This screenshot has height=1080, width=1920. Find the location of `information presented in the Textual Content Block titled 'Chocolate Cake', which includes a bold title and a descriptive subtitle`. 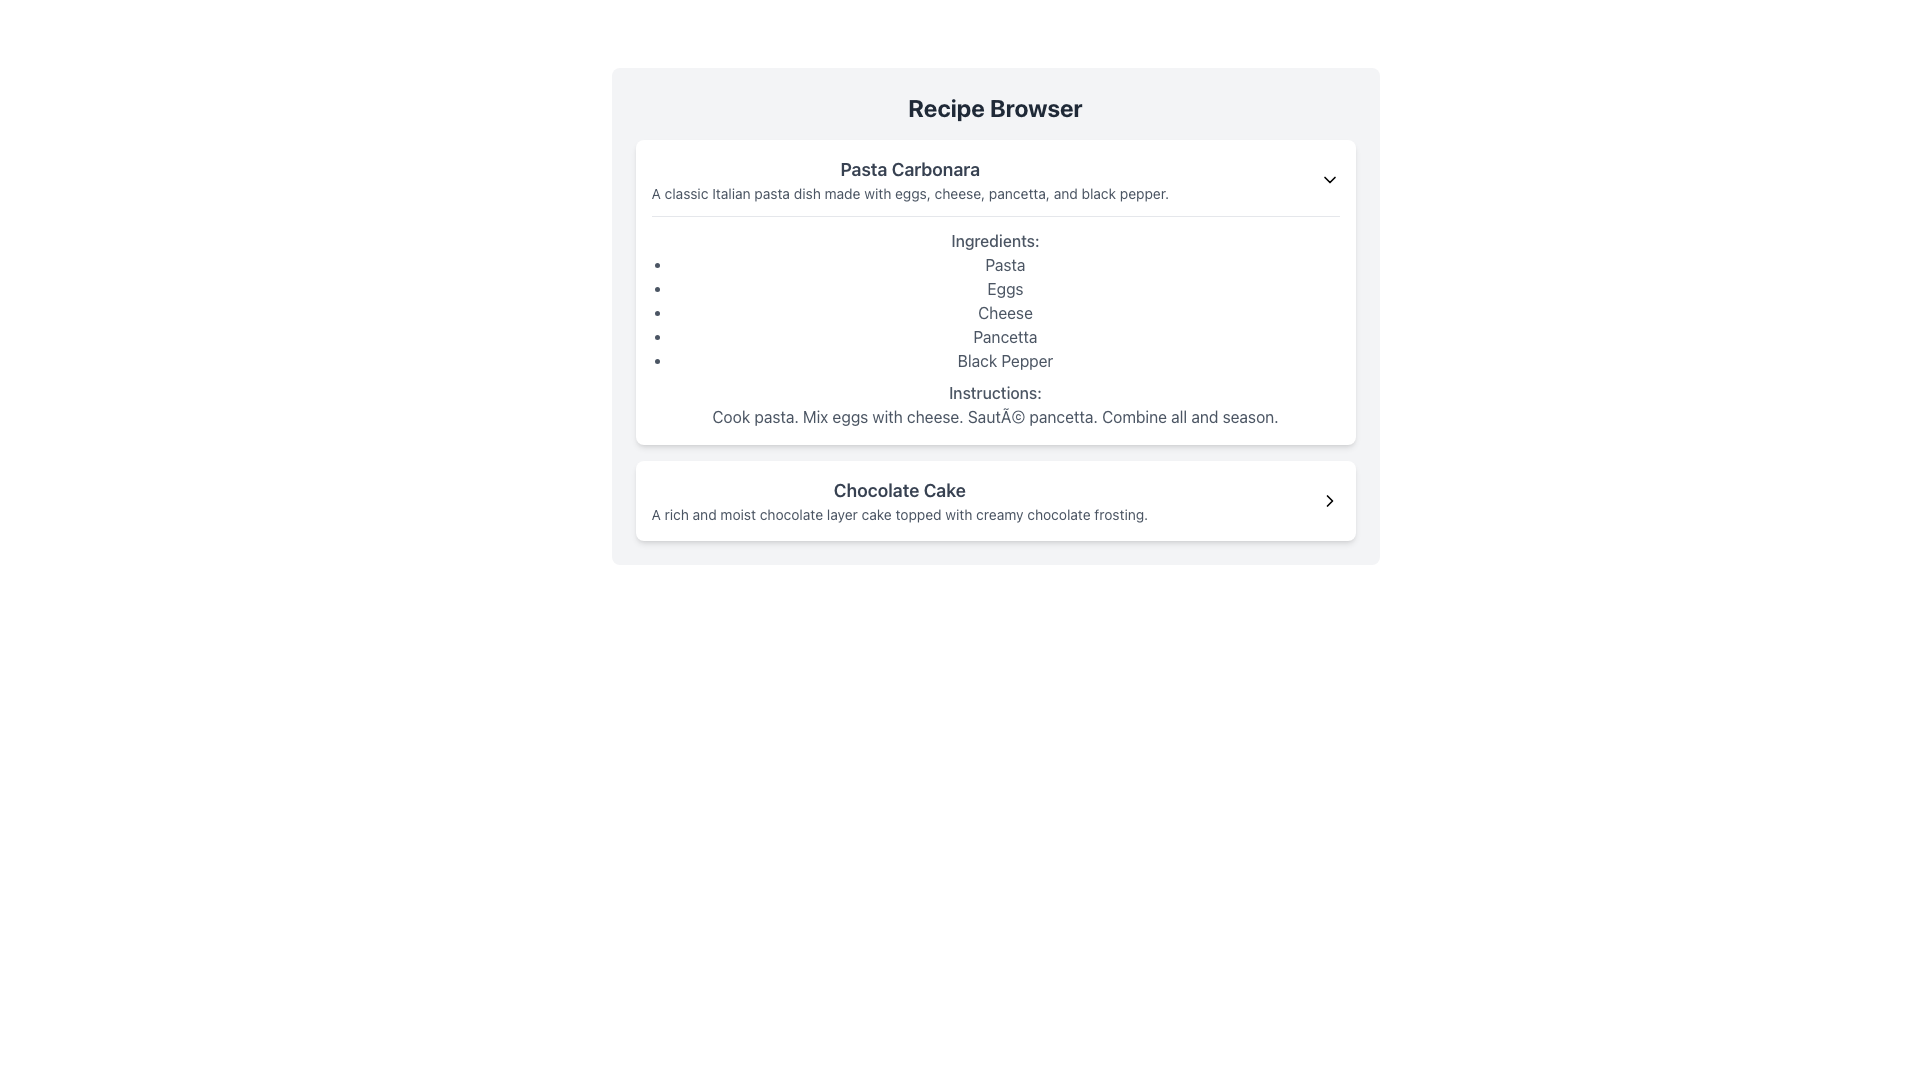

information presented in the Textual Content Block titled 'Chocolate Cake', which includes a bold title and a descriptive subtitle is located at coordinates (898, 500).